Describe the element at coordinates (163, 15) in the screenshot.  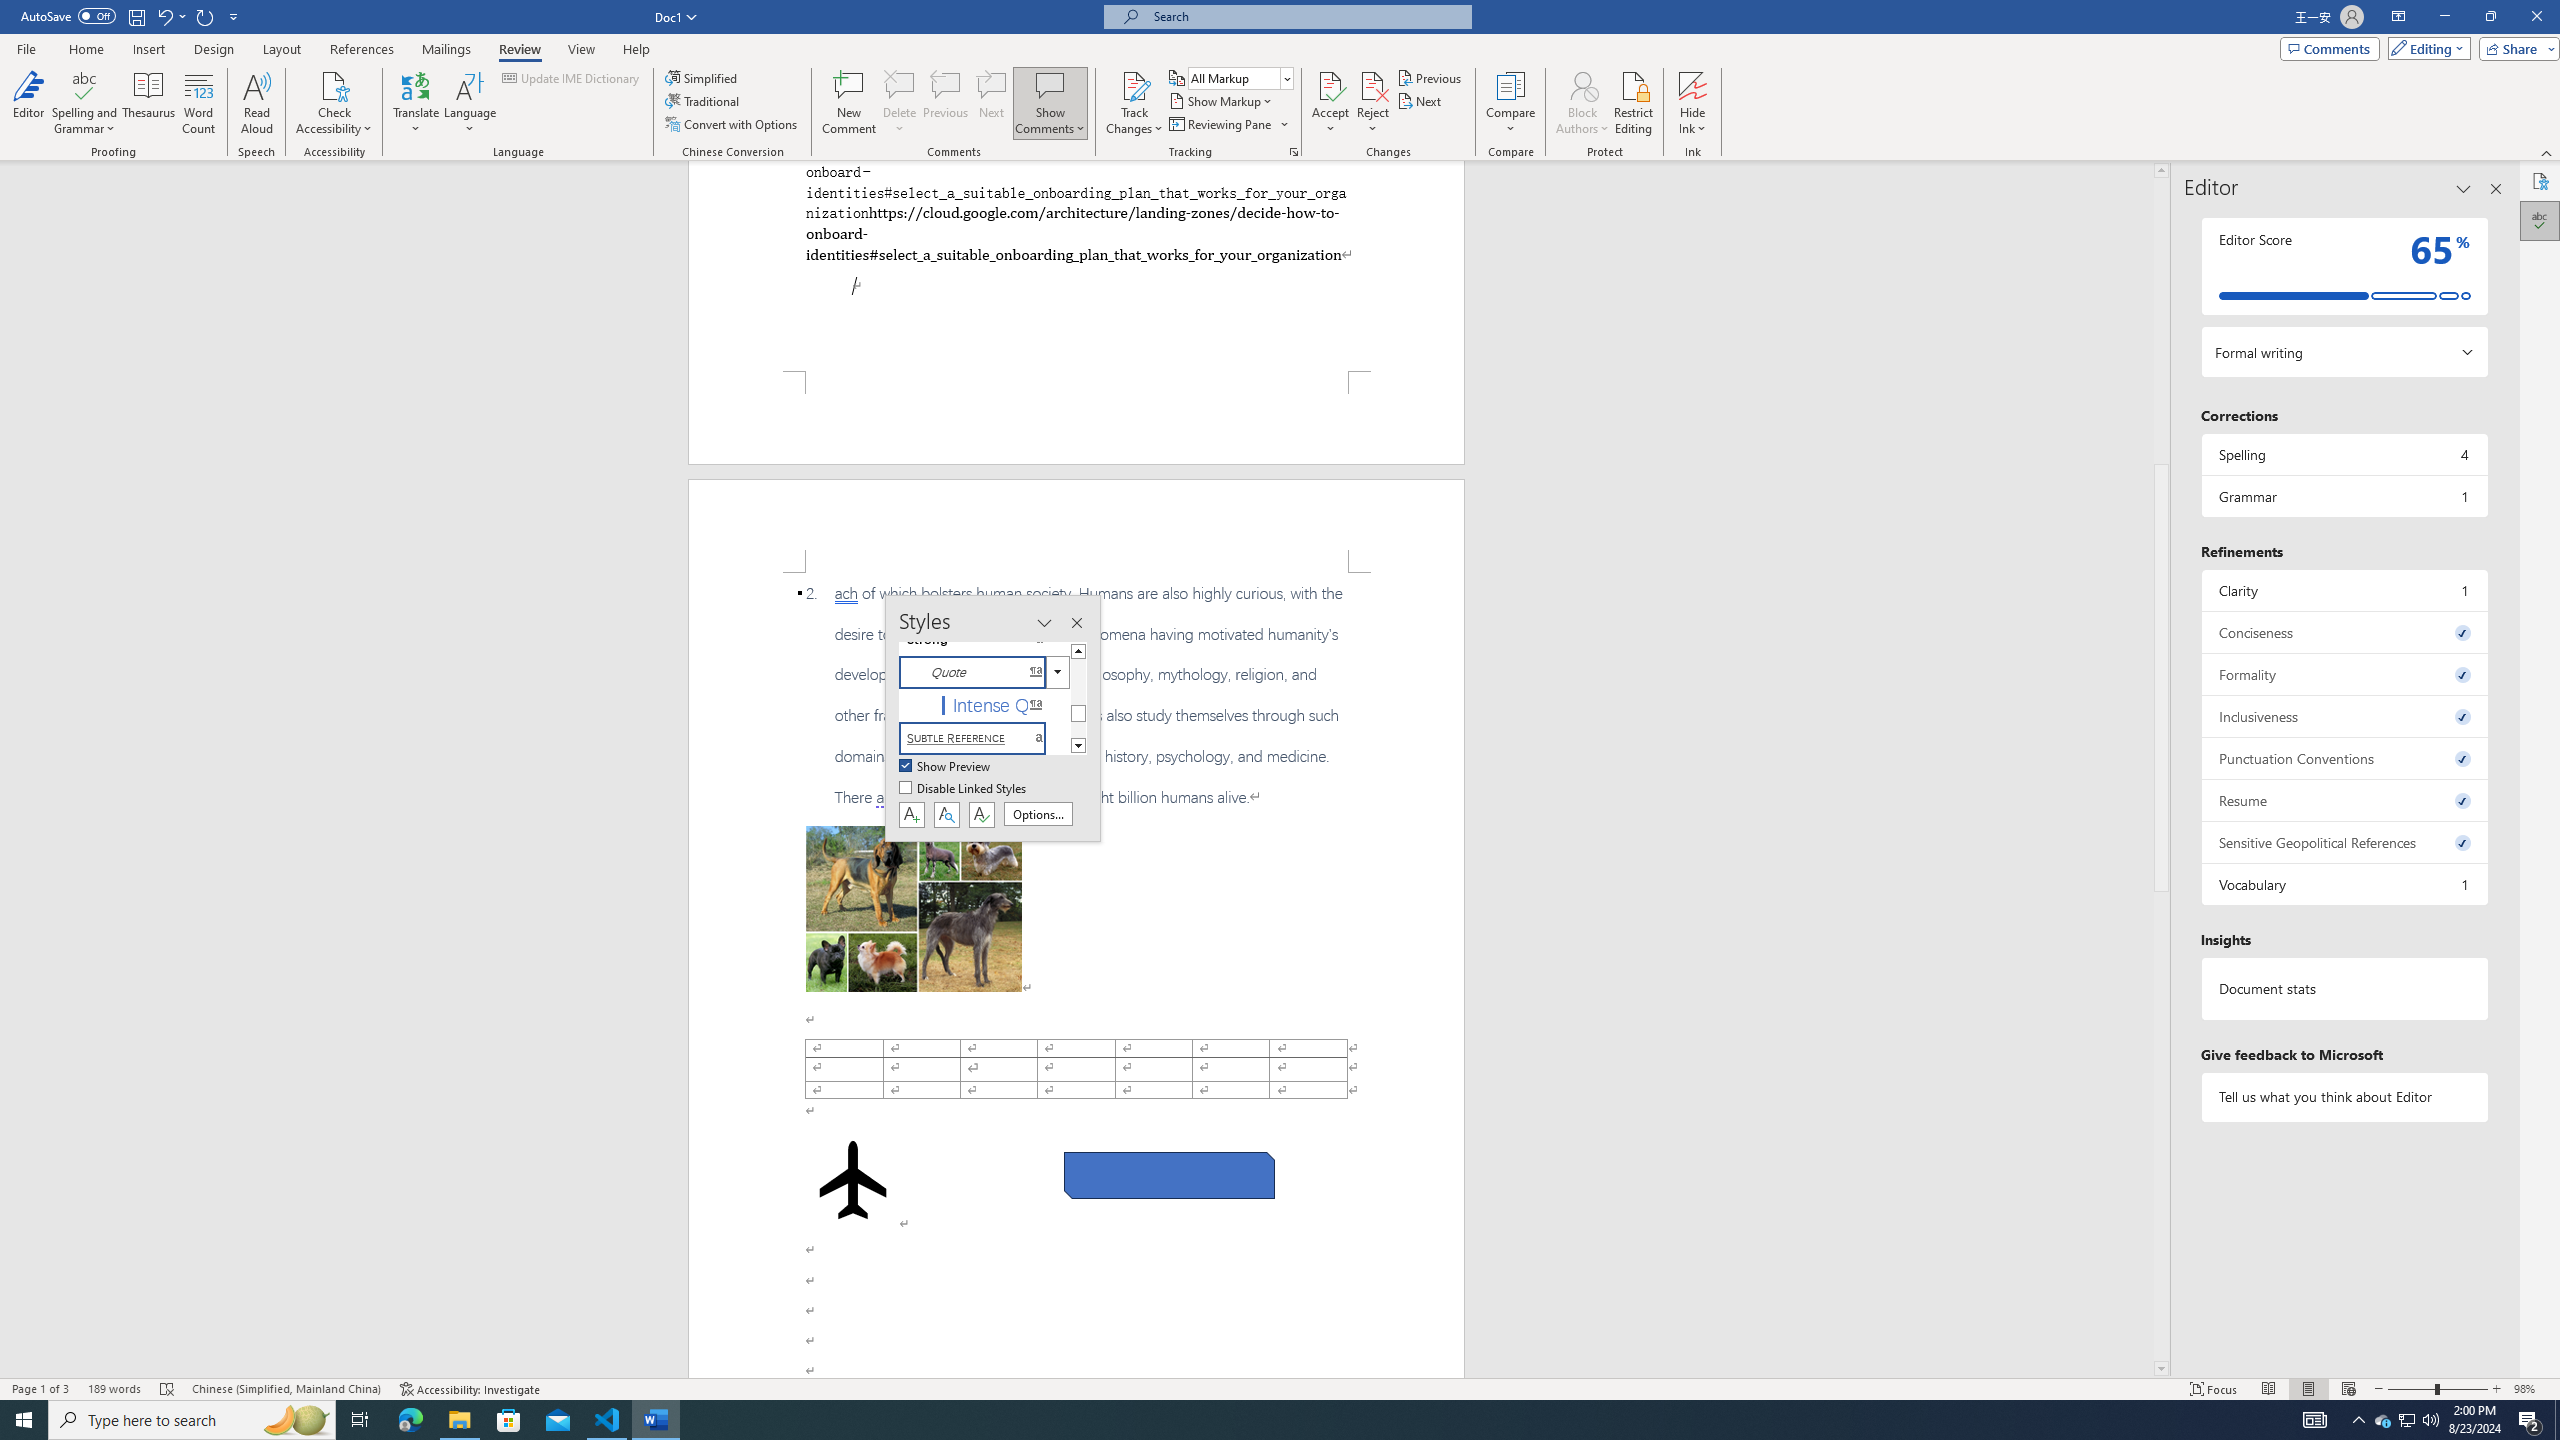
I see `'Undo Style'` at that location.